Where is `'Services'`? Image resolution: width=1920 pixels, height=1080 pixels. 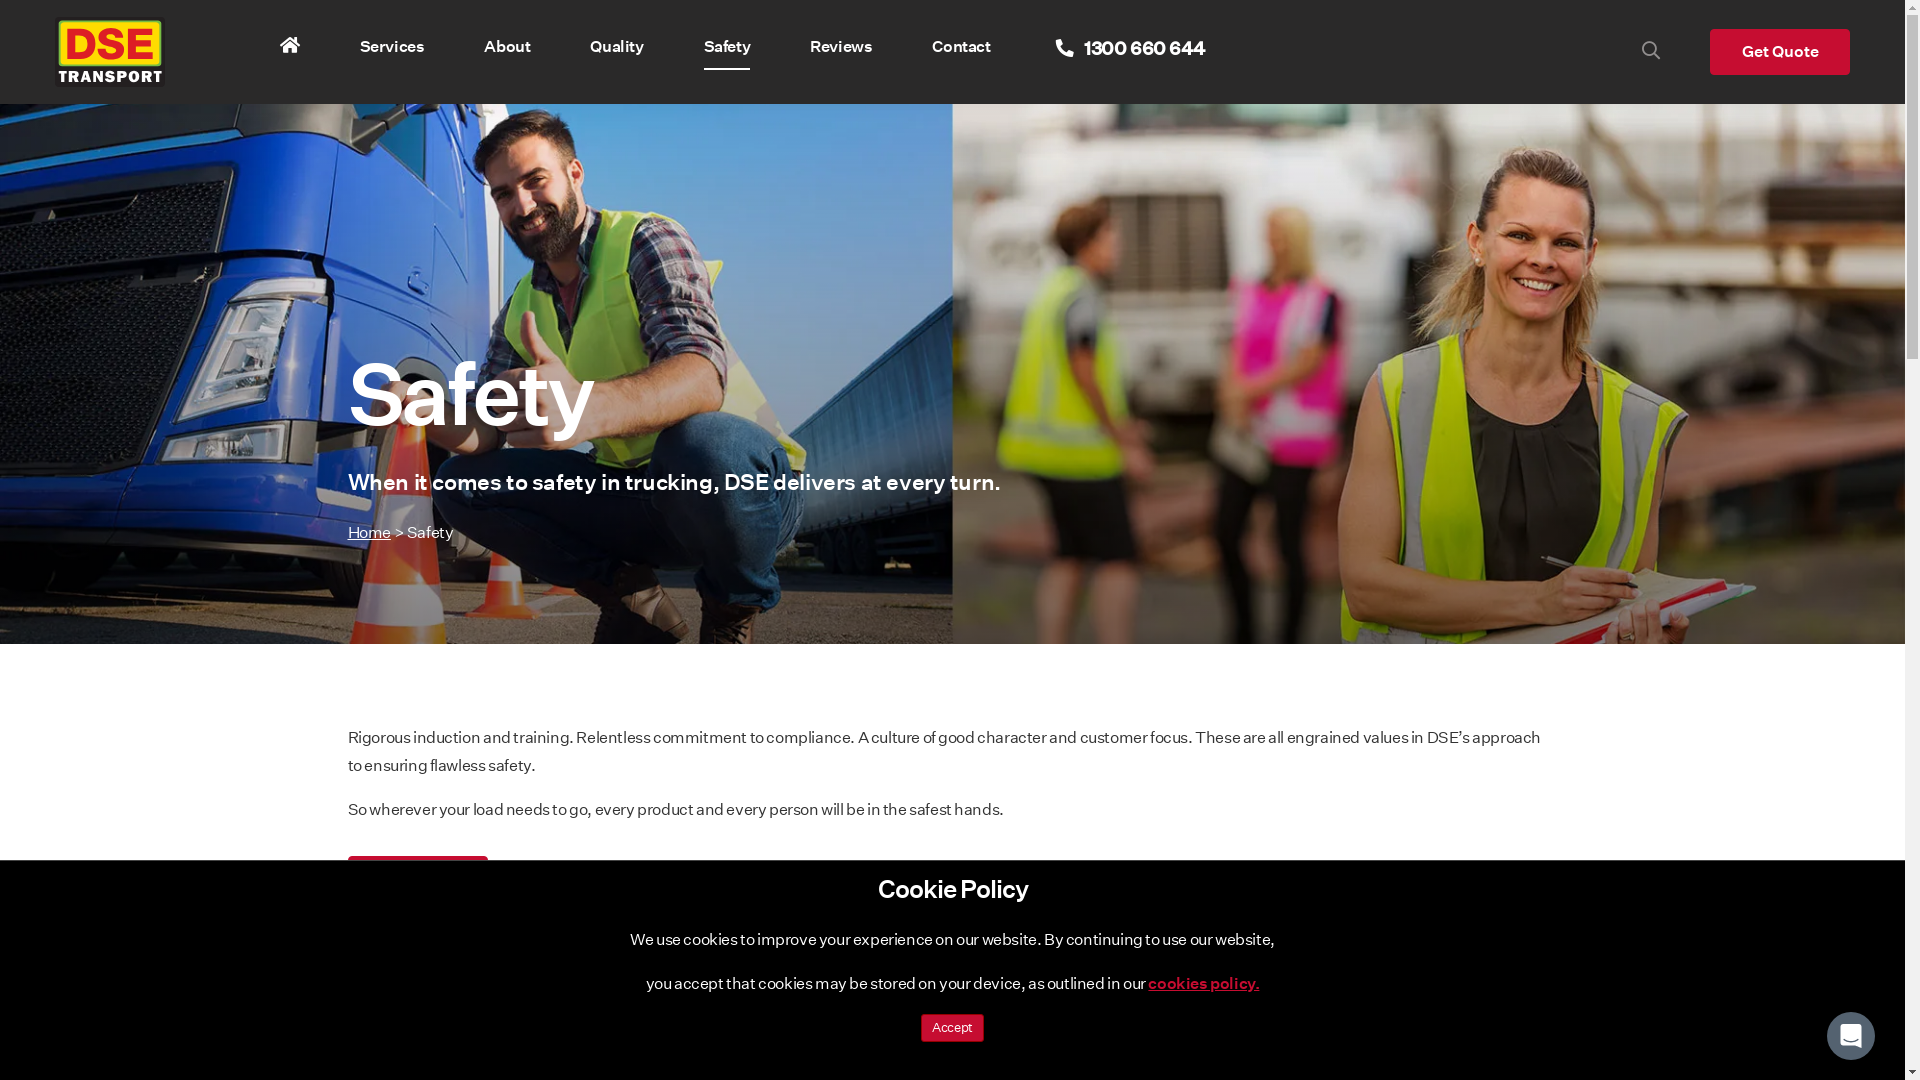
'Services' is located at coordinates (392, 45).